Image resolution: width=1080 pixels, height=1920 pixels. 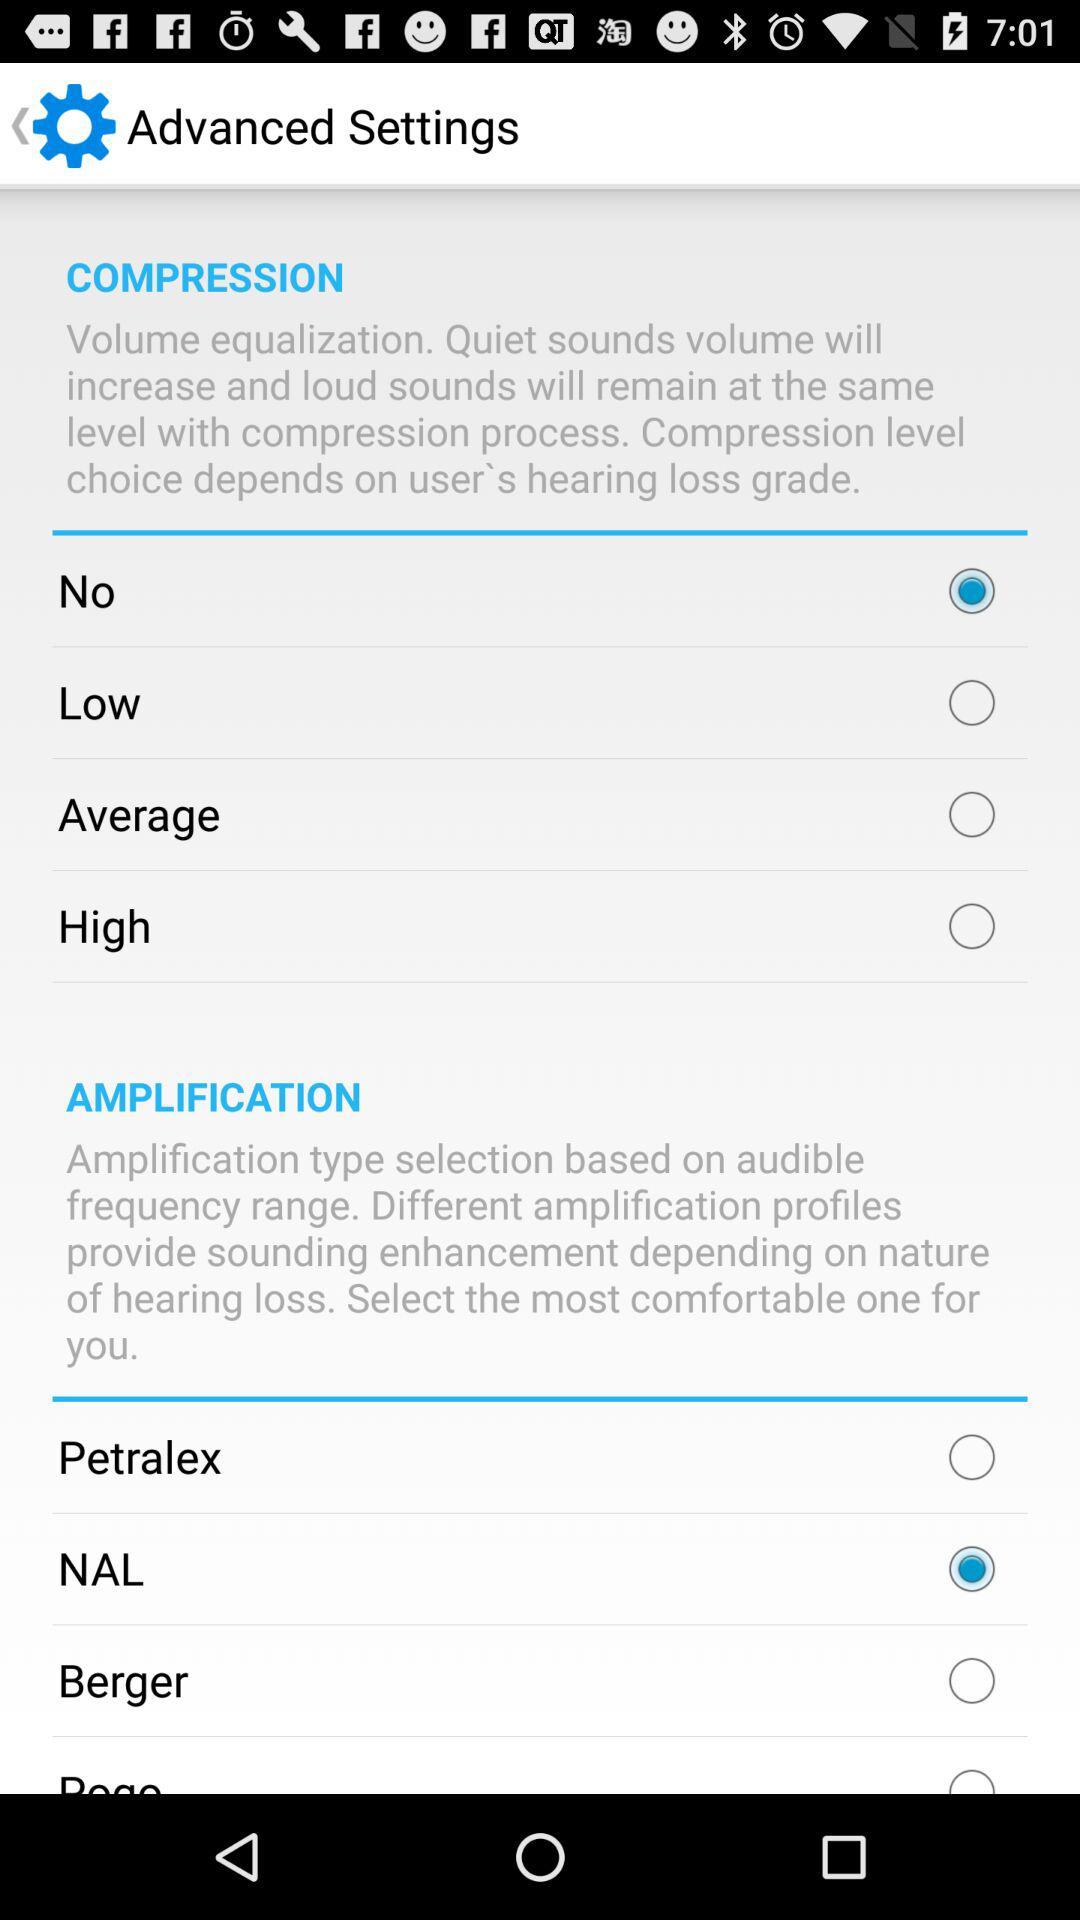 What do you see at coordinates (971, 814) in the screenshot?
I see `average` at bounding box center [971, 814].